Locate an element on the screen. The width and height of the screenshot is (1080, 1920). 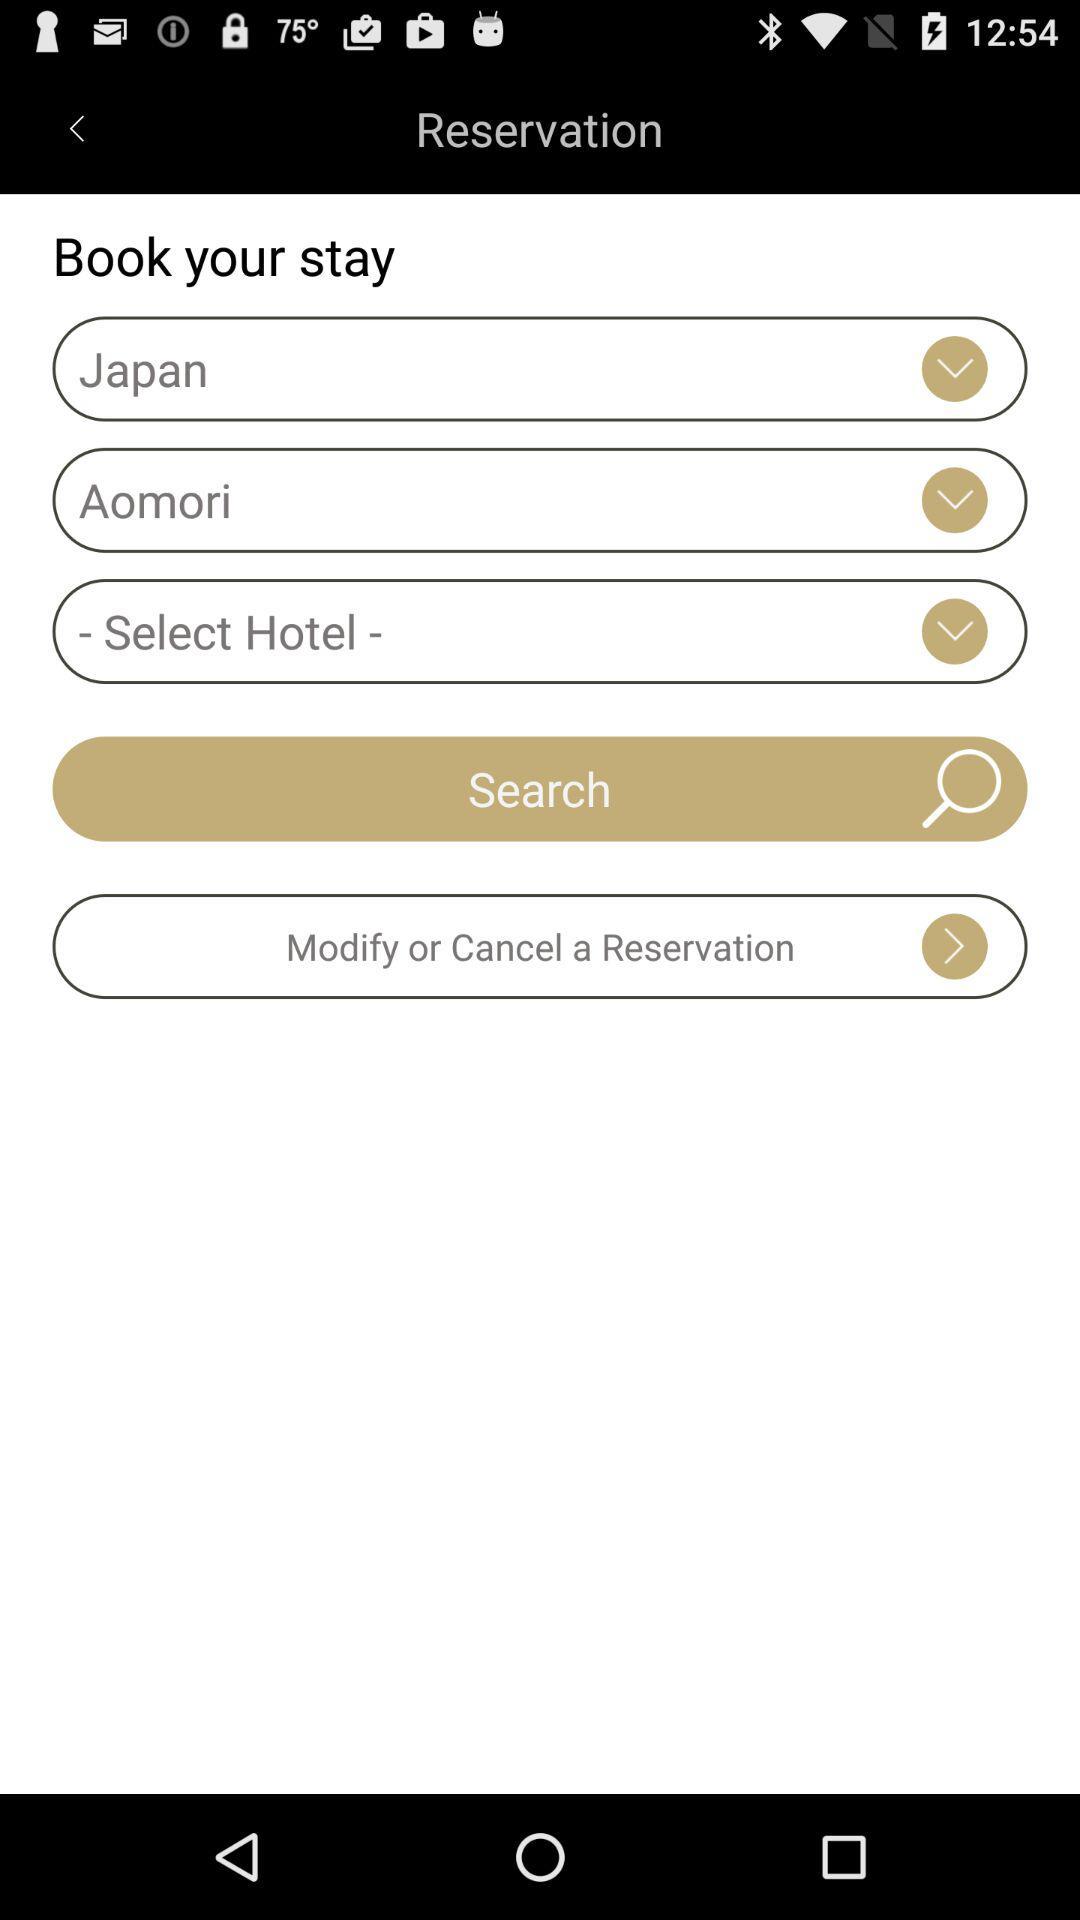
the left scroll from the top left corner is located at coordinates (76, 127).